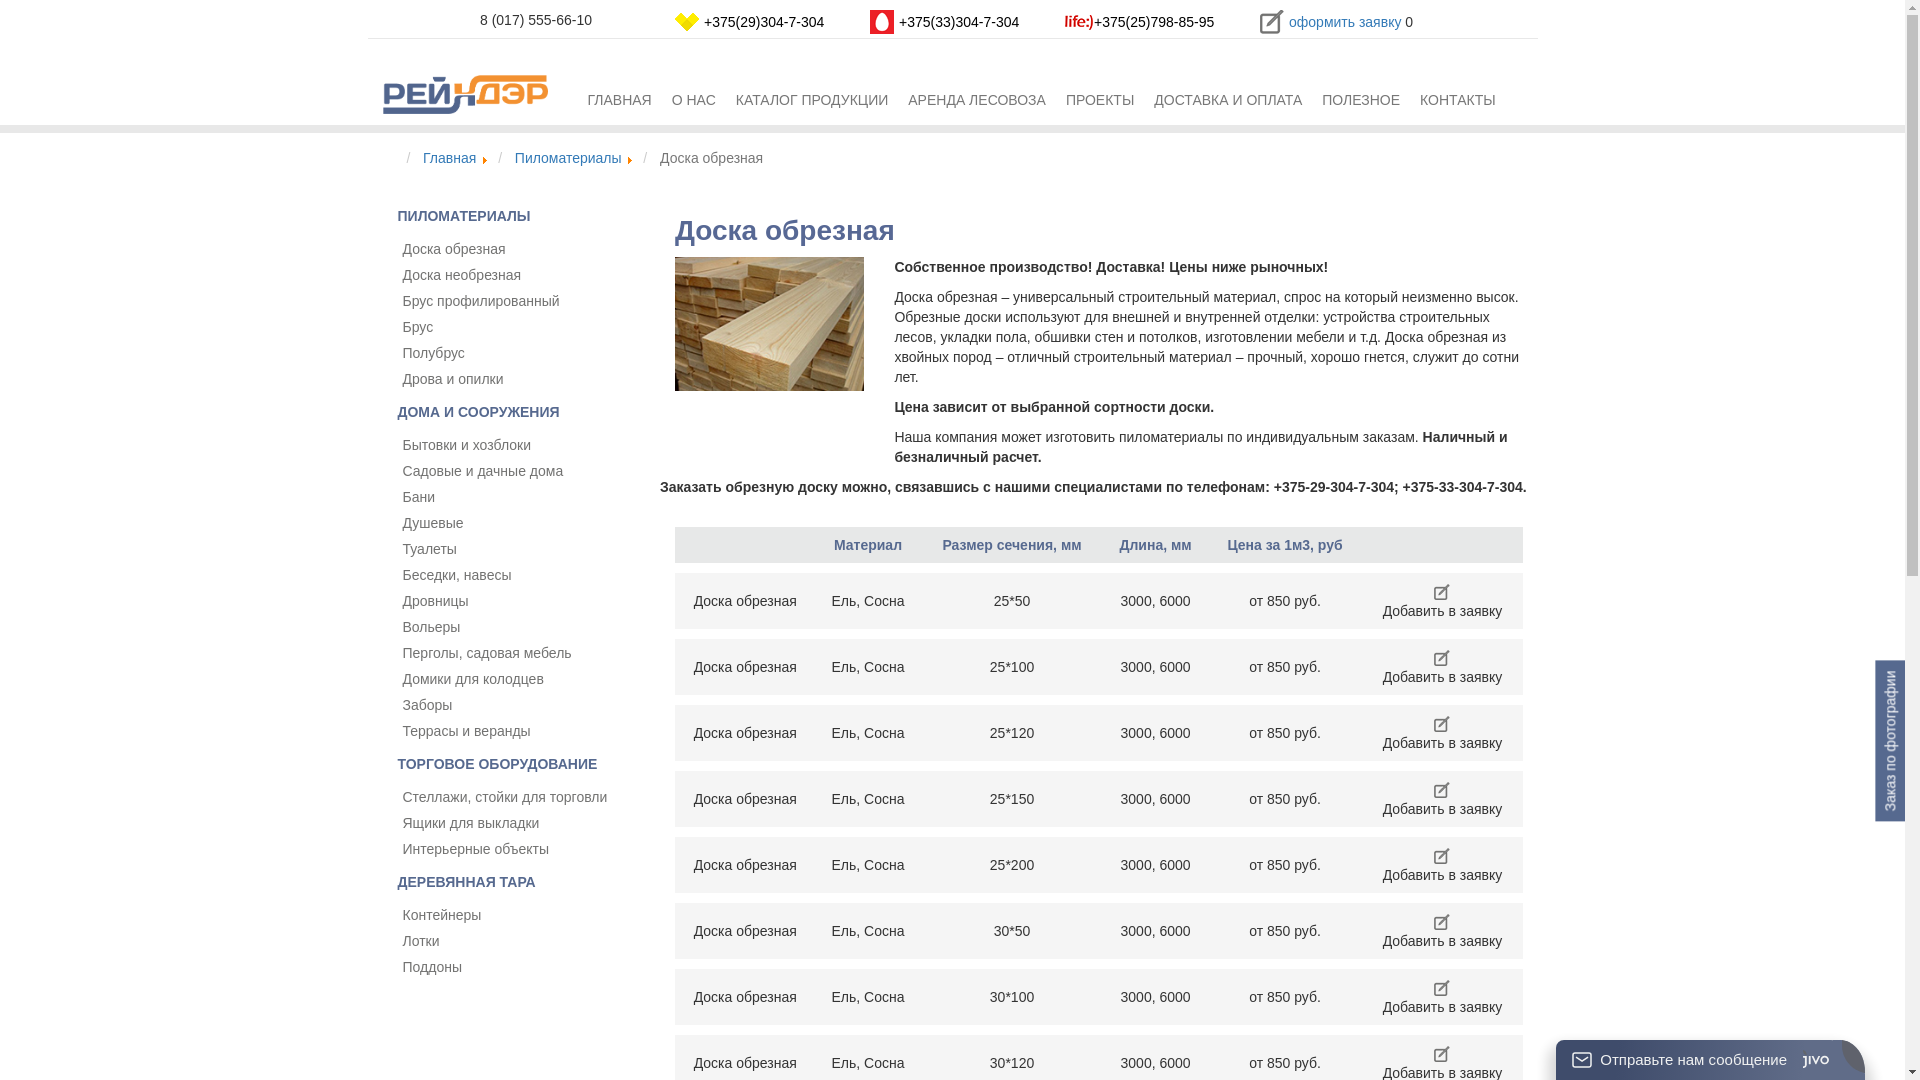 The width and height of the screenshot is (1920, 1080). What do you see at coordinates (704, 22) in the screenshot?
I see `'+375(29)304-7-304'` at bounding box center [704, 22].